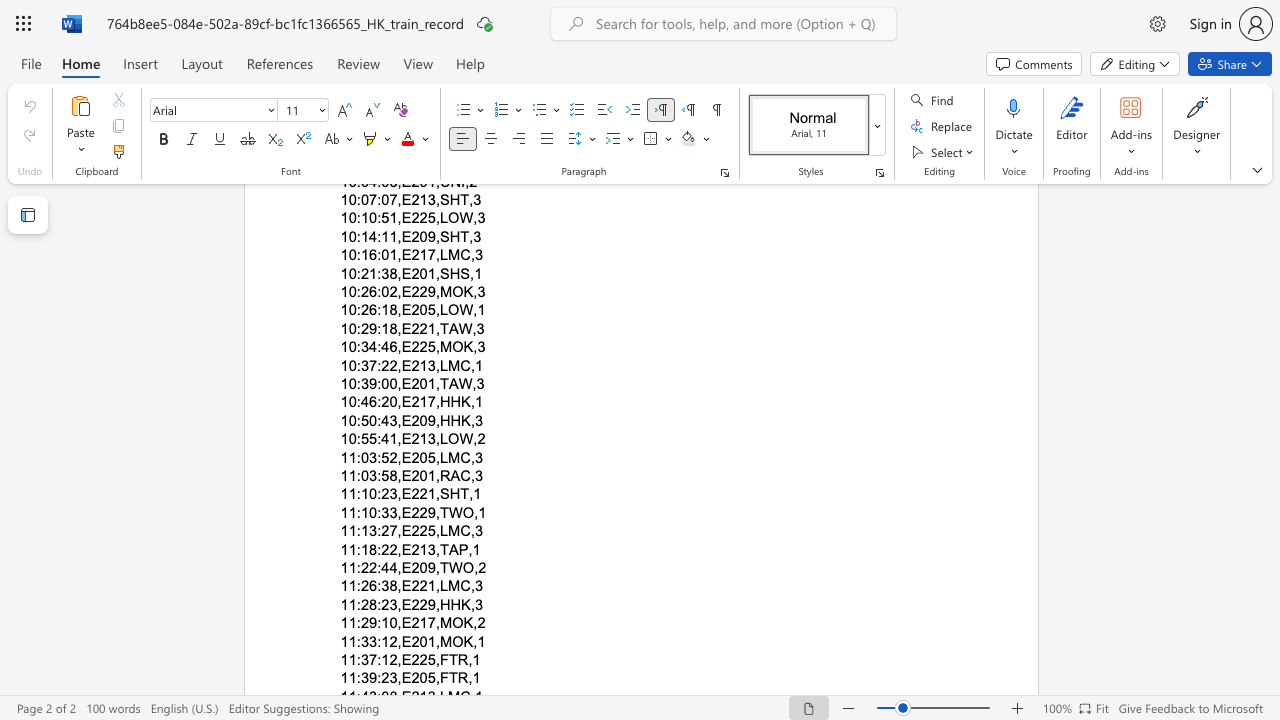  Describe the element at coordinates (426, 511) in the screenshot. I see `the subset text "9,T" within the text "11:10:33,E229,TWO,1"` at that location.